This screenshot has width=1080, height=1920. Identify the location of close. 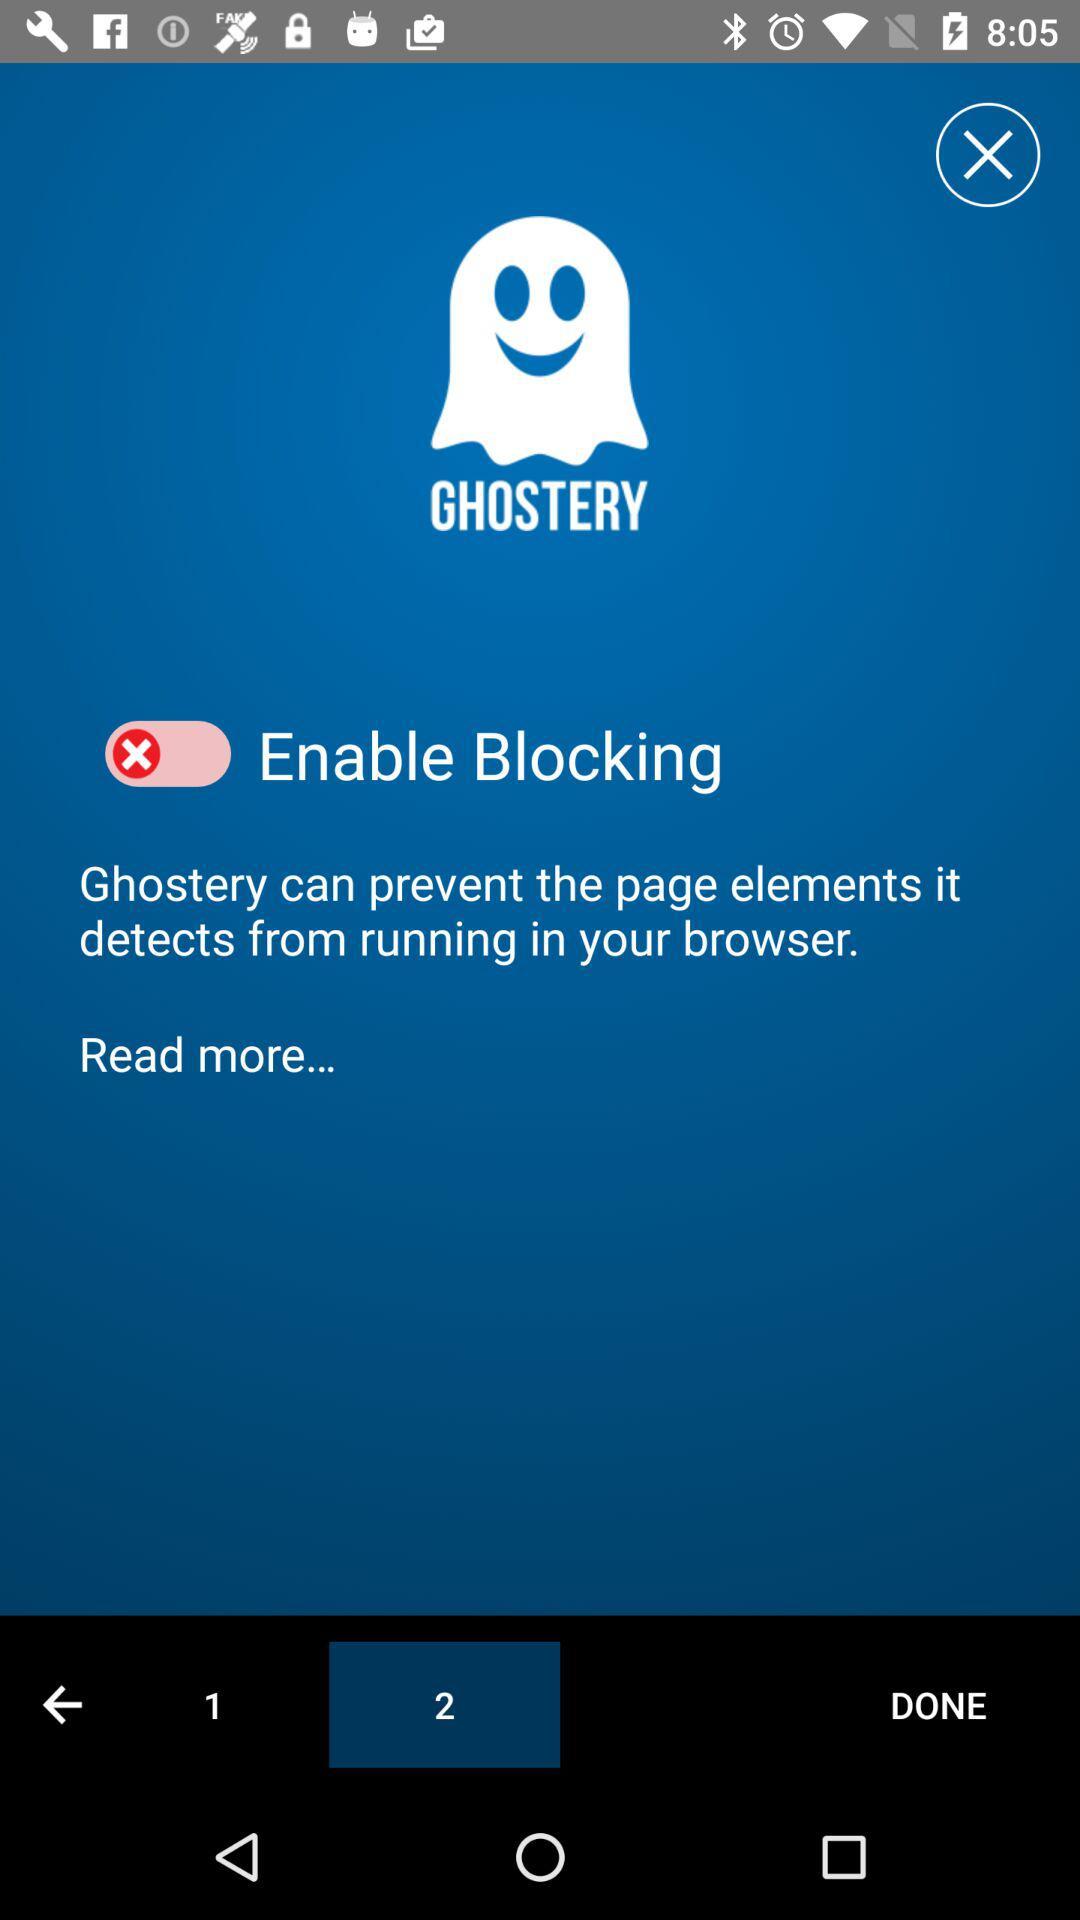
(987, 153).